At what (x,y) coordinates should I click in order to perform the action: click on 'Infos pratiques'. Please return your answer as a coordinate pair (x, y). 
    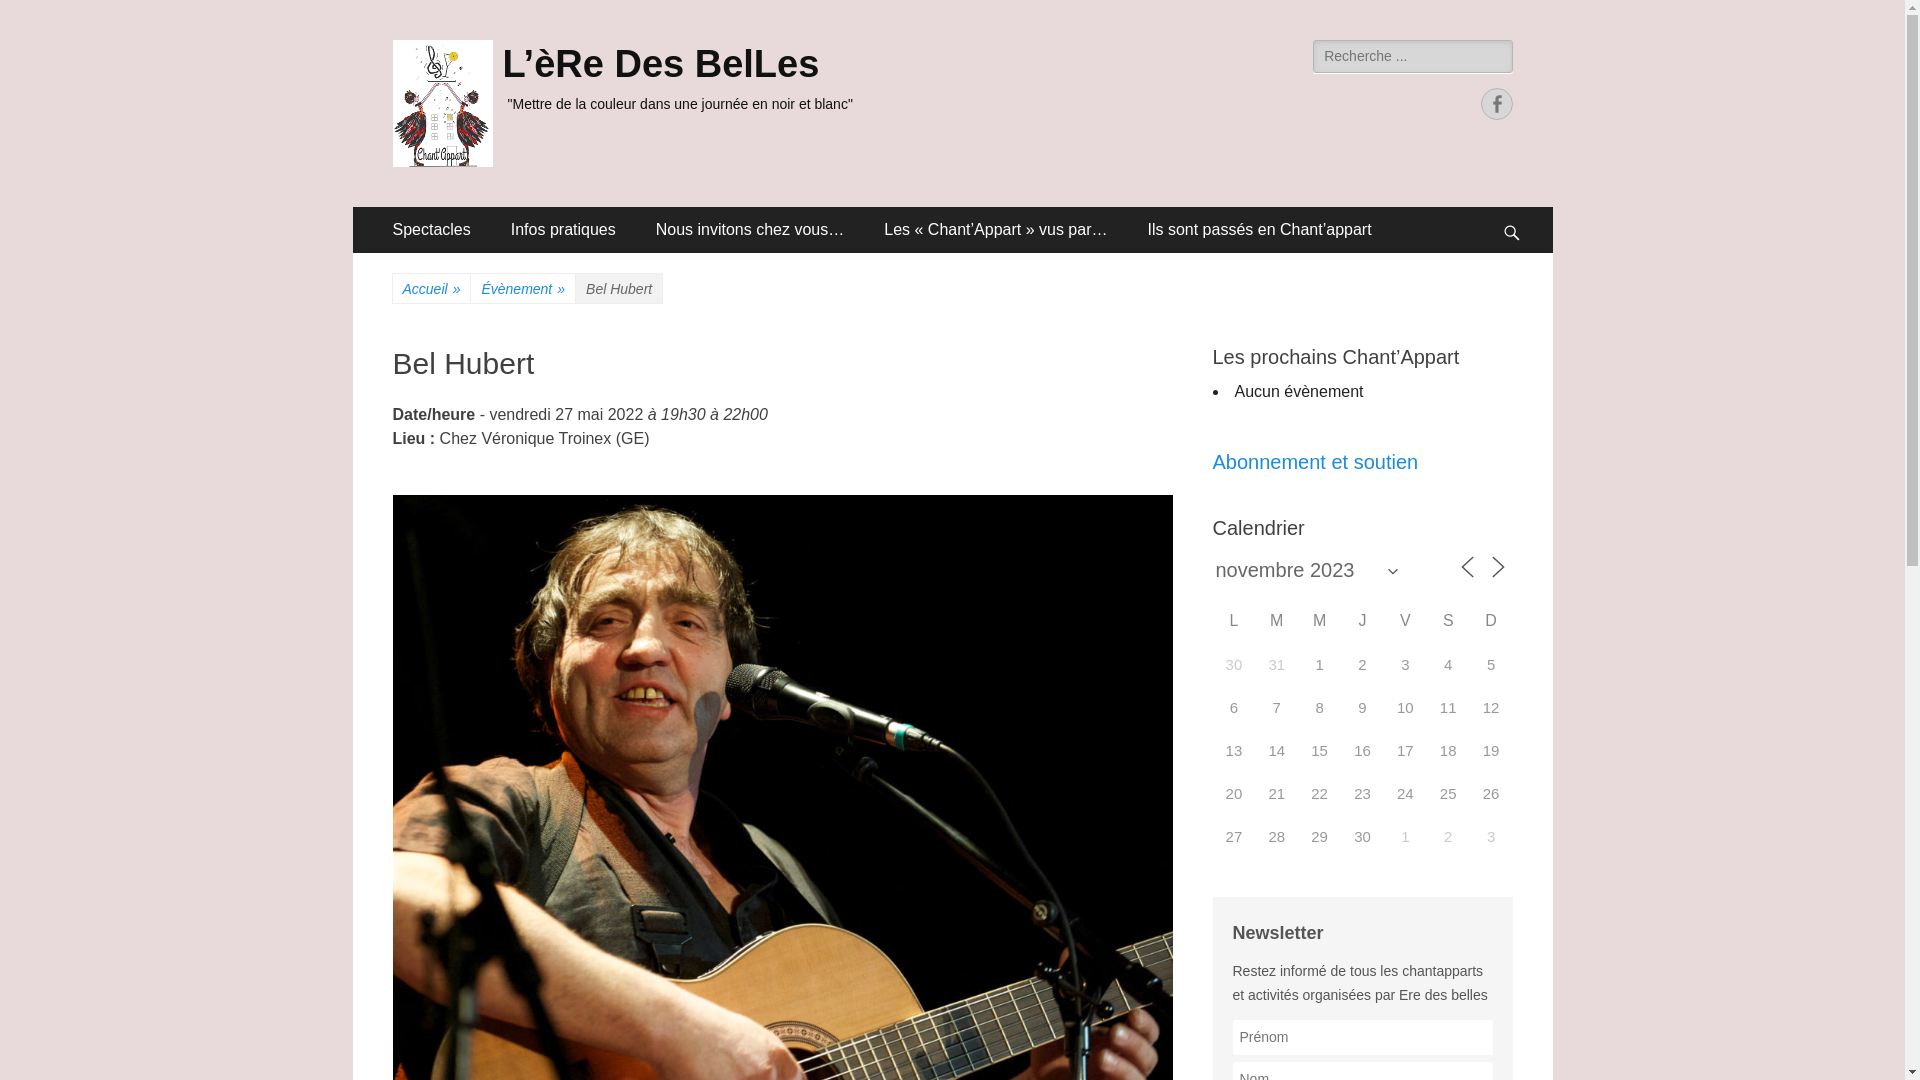
    Looking at the image, I should click on (562, 229).